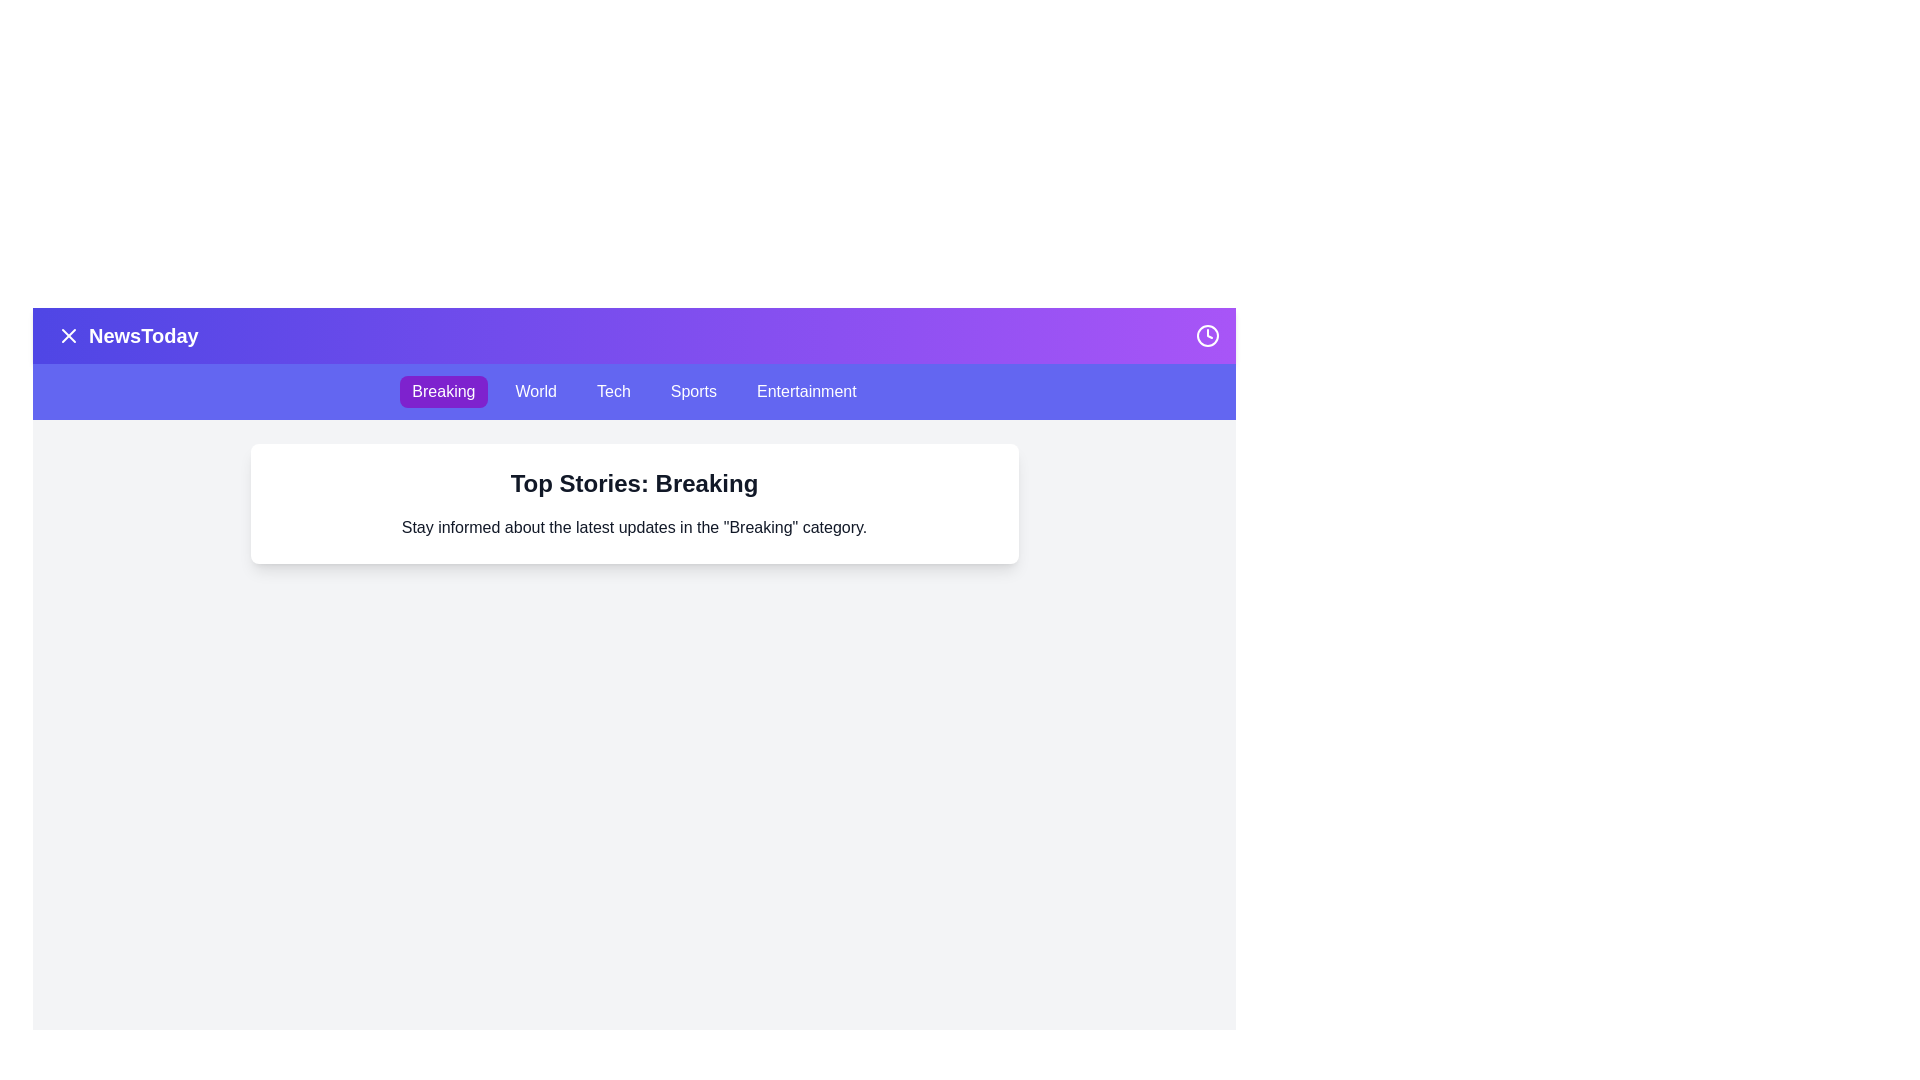 This screenshot has width=1920, height=1080. I want to click on the category Breaking from the navigation bar, so click(442, 392).